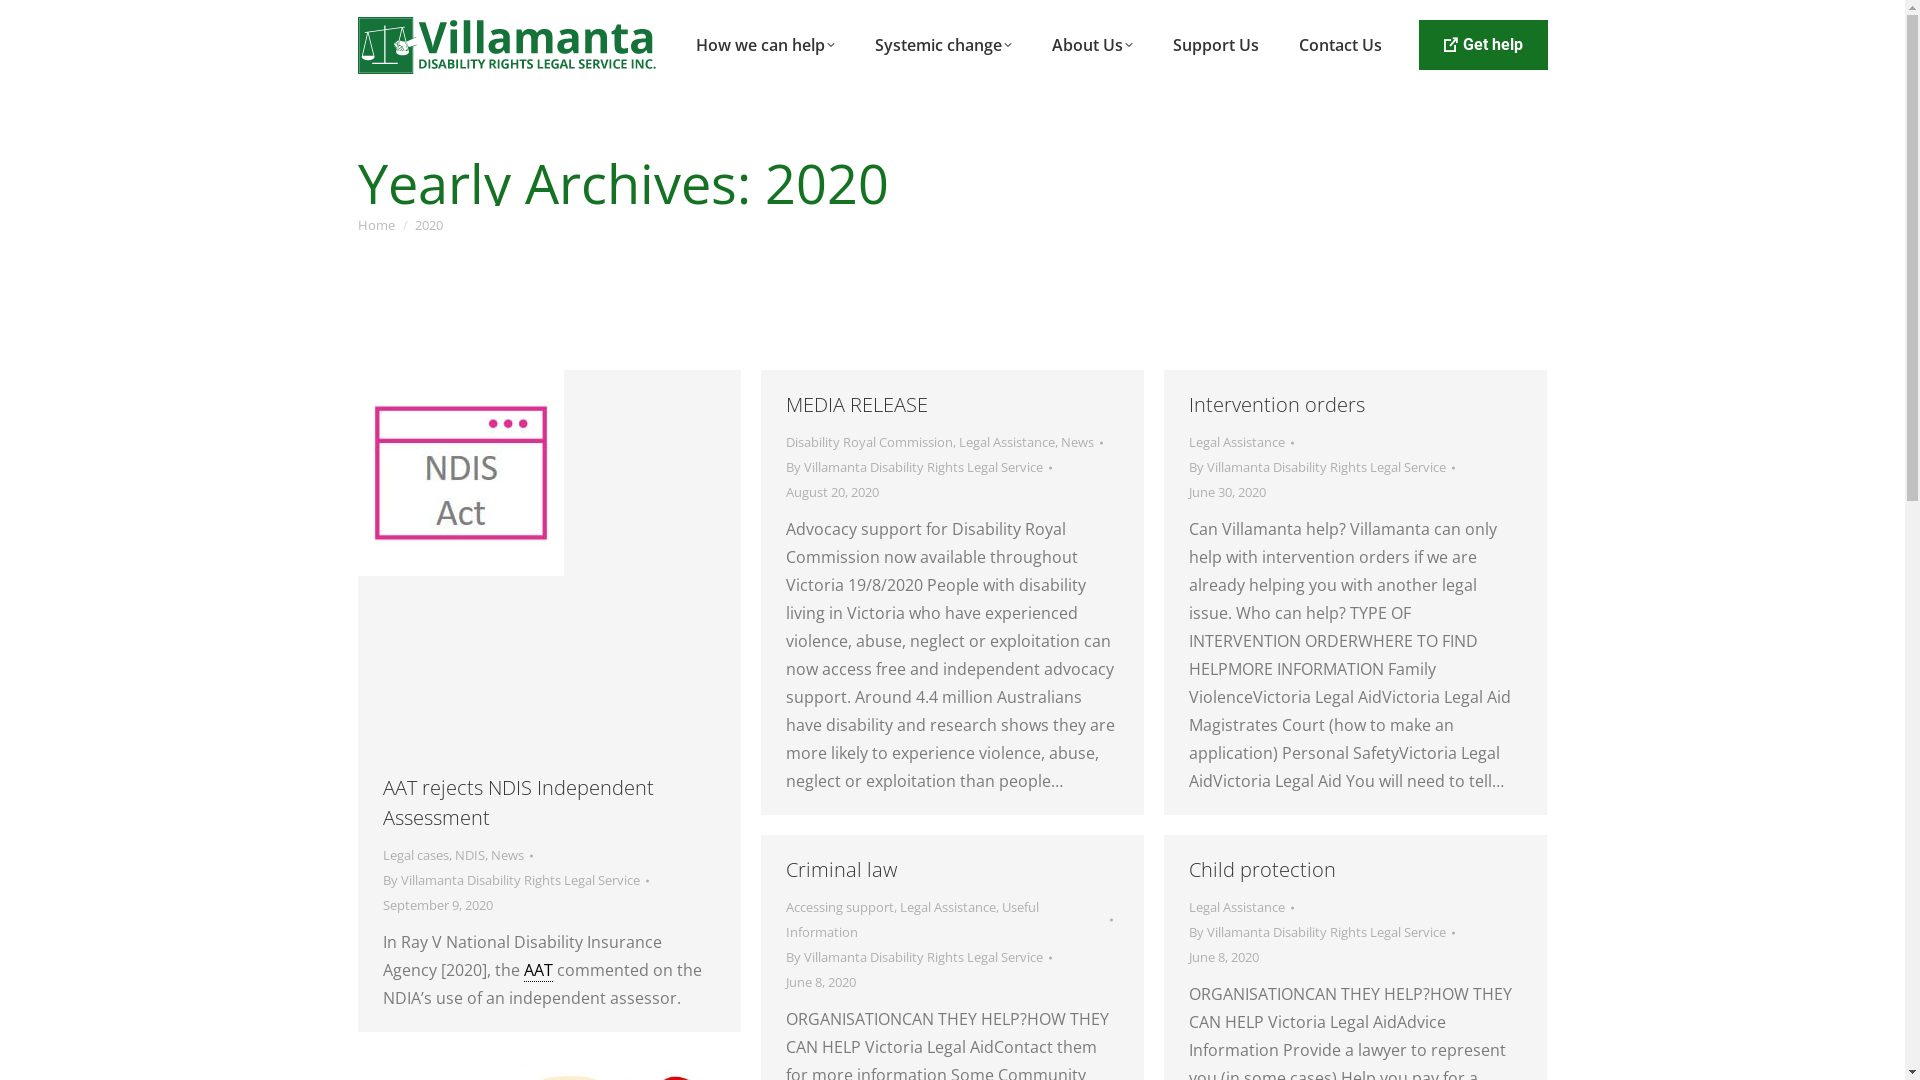 This screenshot has width=1920, height=1080. Describe the element at coordinates (1275, 404) in the screenshot. I see `'Intervention orders'` at that location.